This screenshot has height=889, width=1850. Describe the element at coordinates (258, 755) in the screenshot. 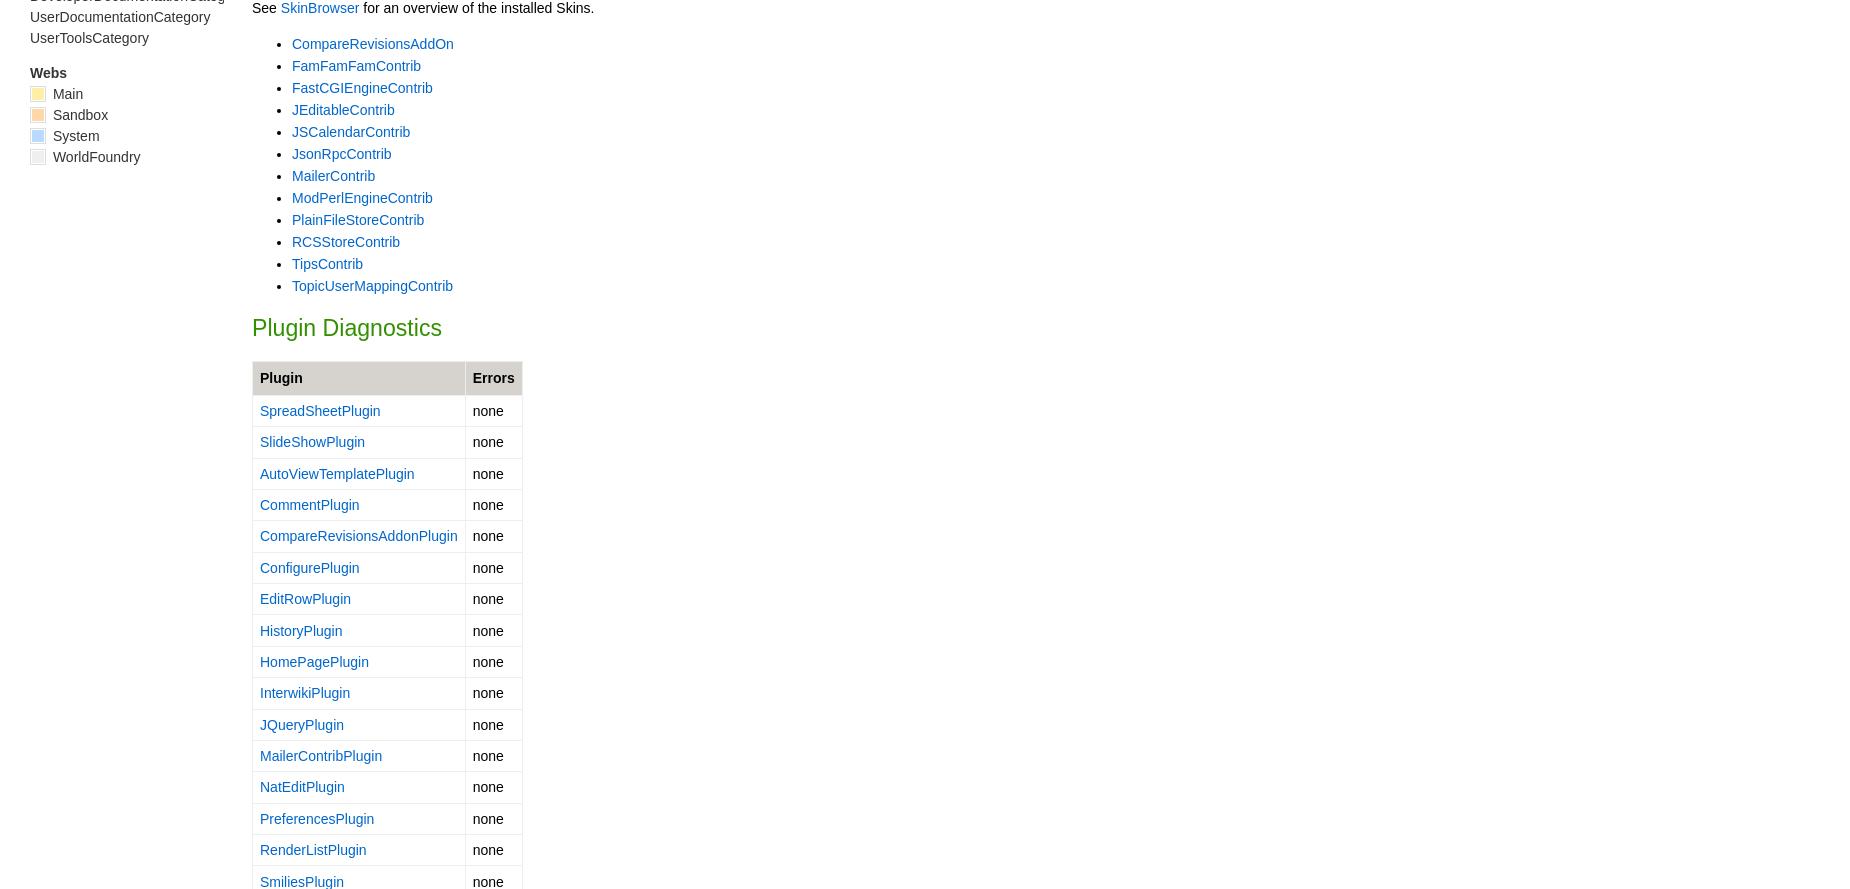

I see `'MailerContribPlugin'` at that location.